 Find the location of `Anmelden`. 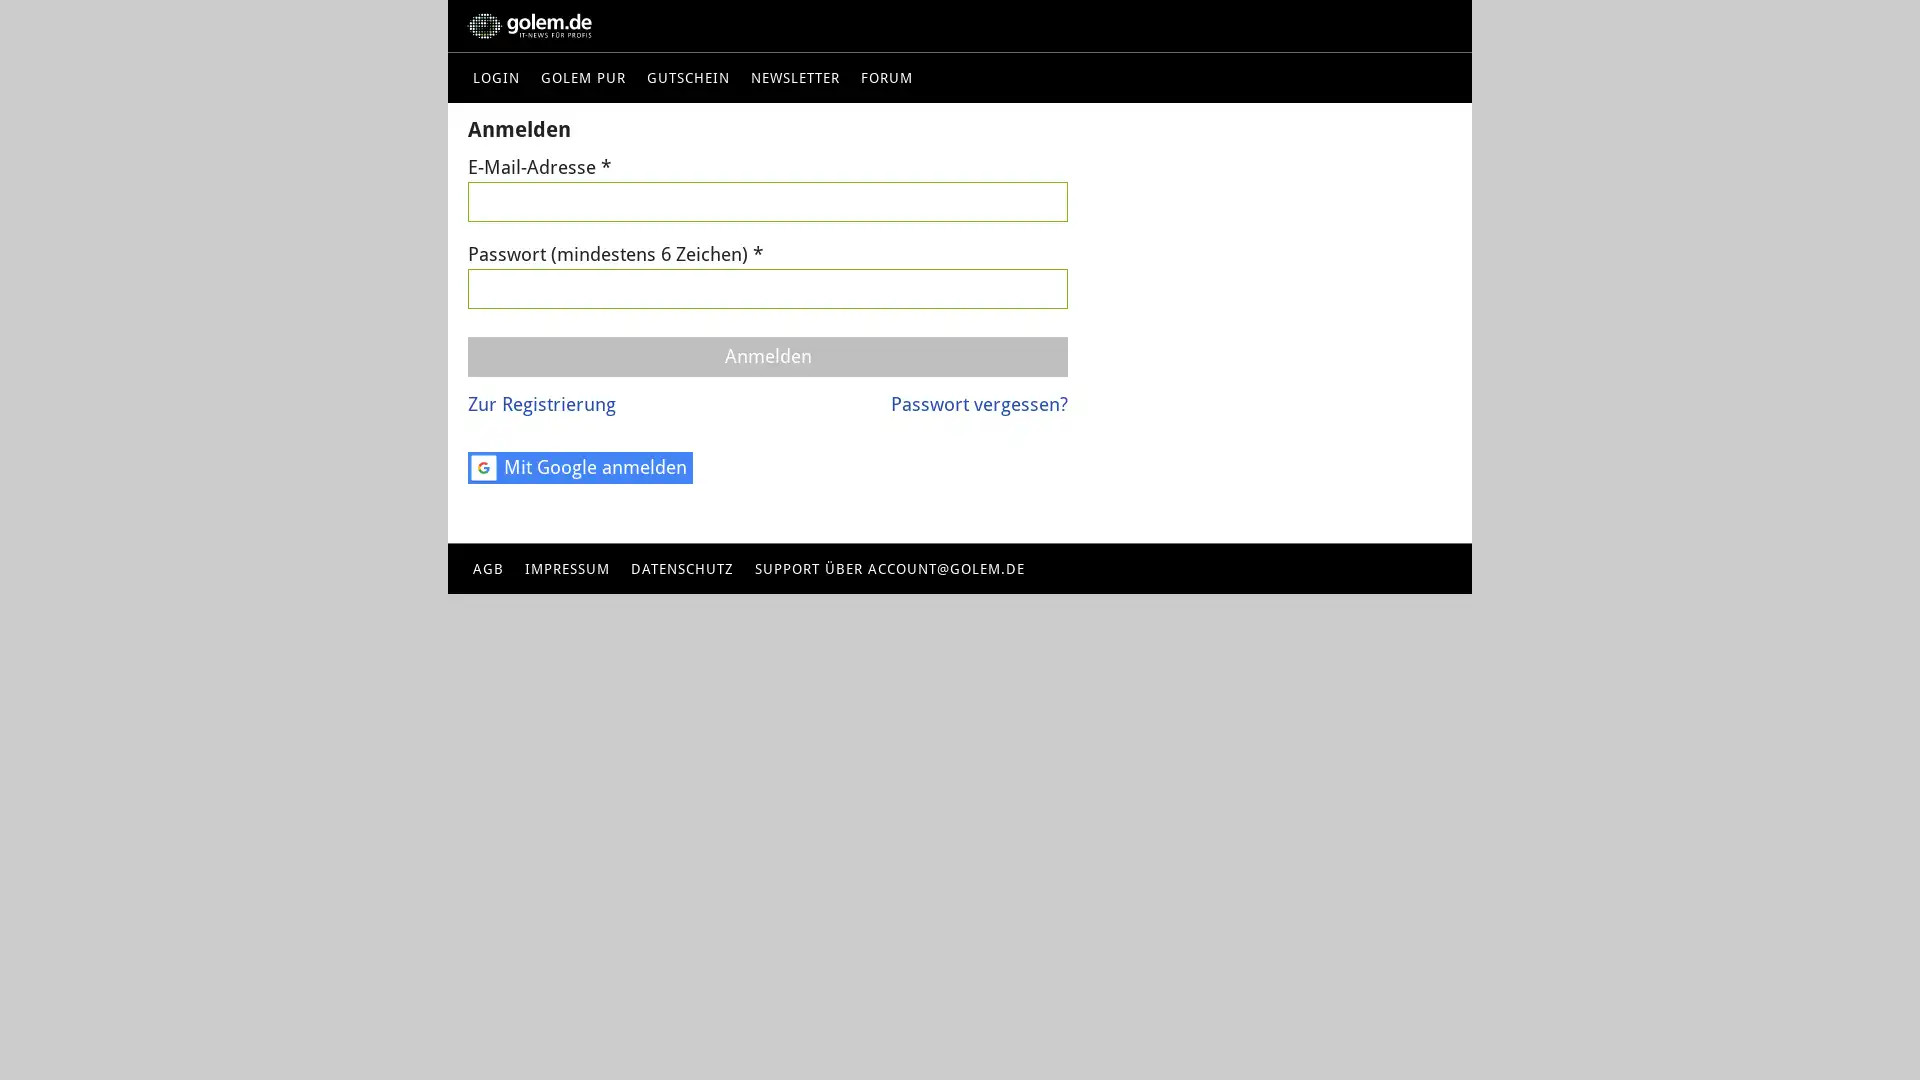

Anmelden is located at coordinates (767, 356).